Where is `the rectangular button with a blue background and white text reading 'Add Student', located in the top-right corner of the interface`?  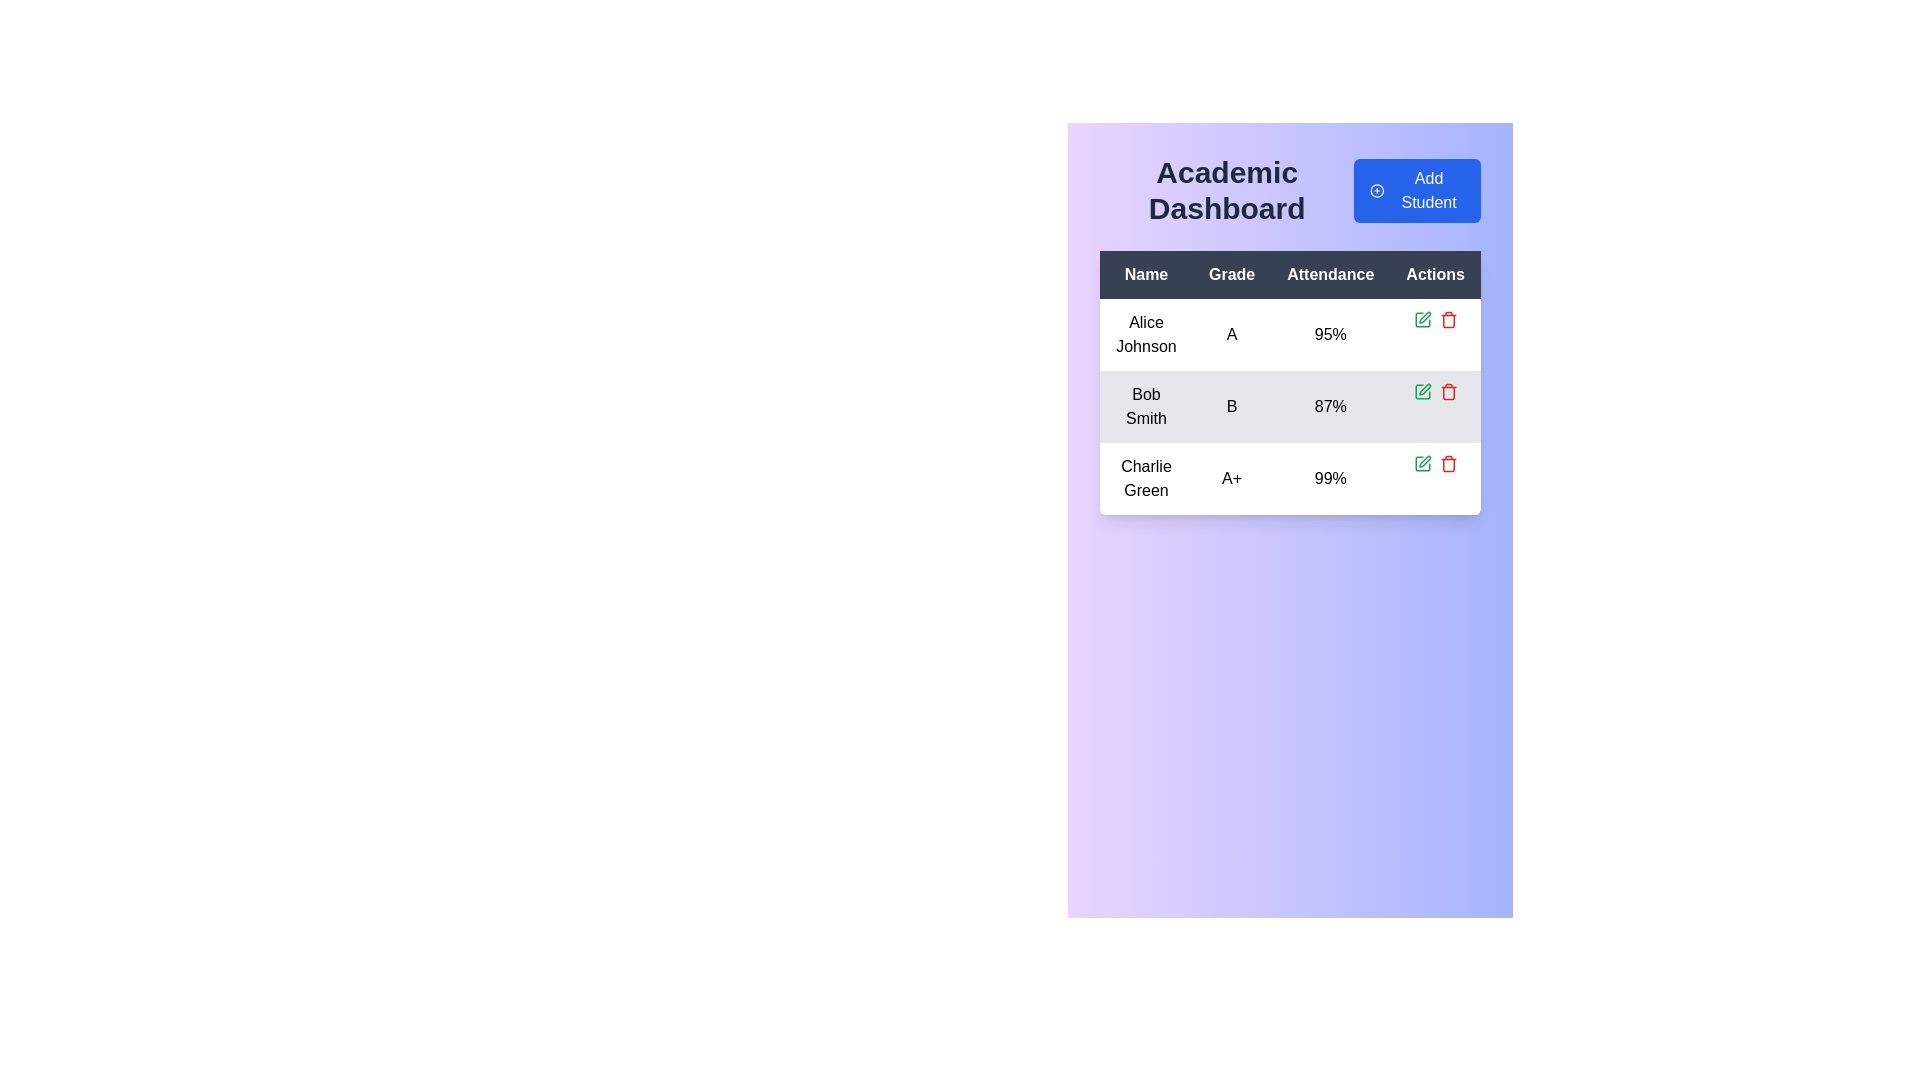 the rectangular button with a blue background and white text reading 'Add Student', located in the top-right corner of the interface is located at coordinates (1416, 191).